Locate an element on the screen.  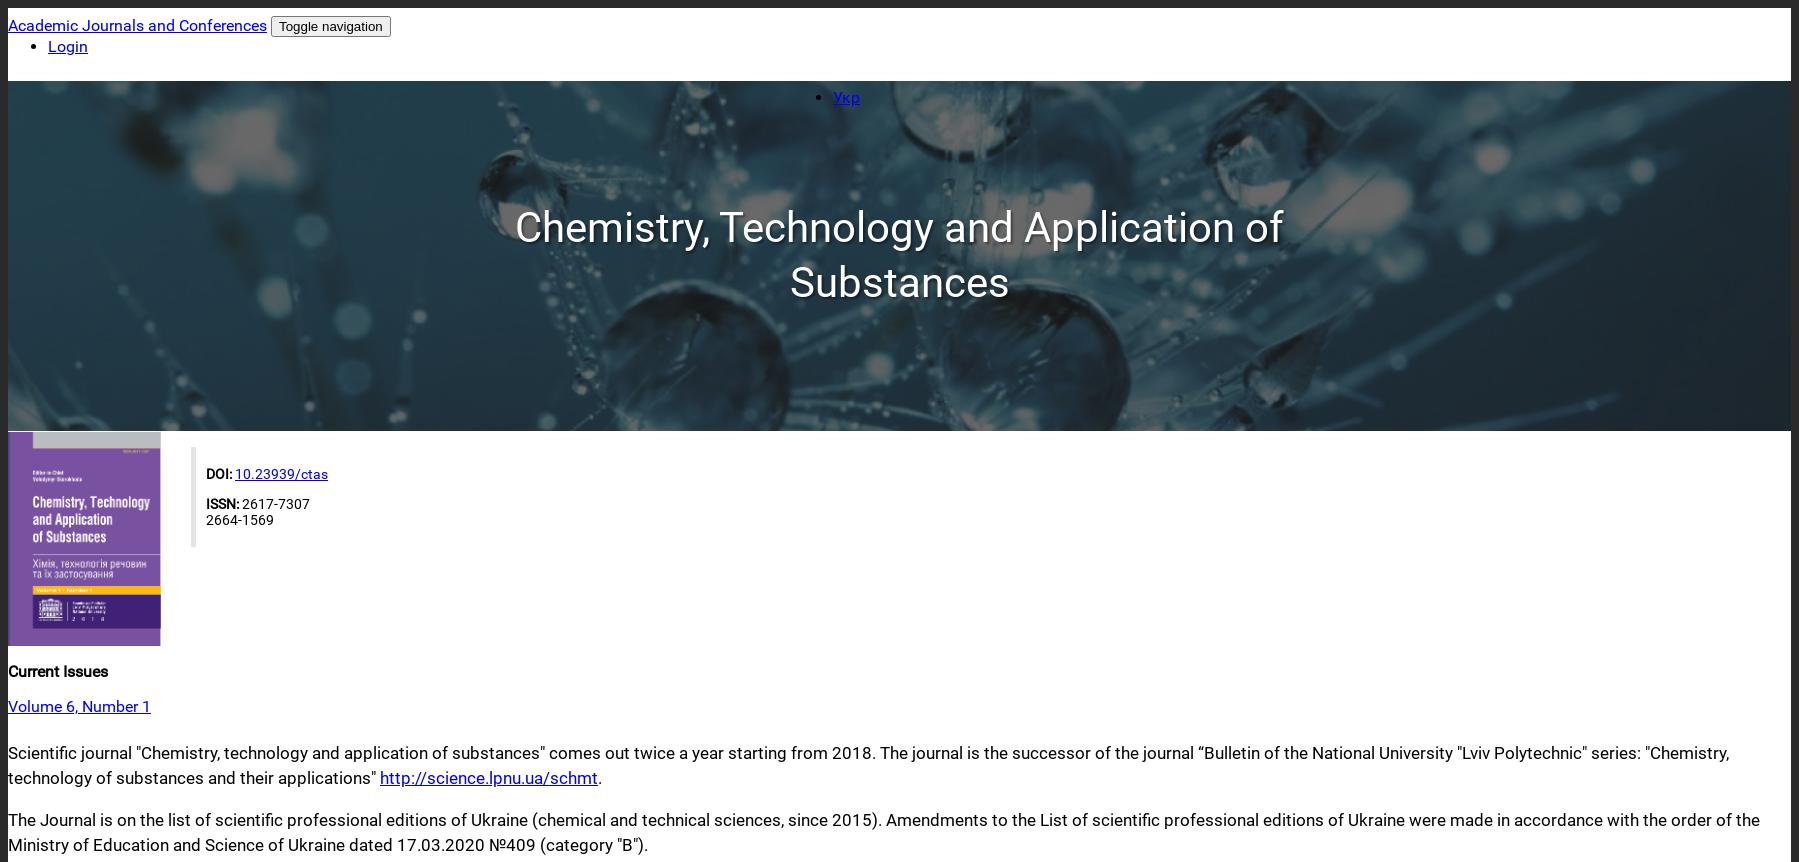
'DOI:' is located at coordinates (220, 474).